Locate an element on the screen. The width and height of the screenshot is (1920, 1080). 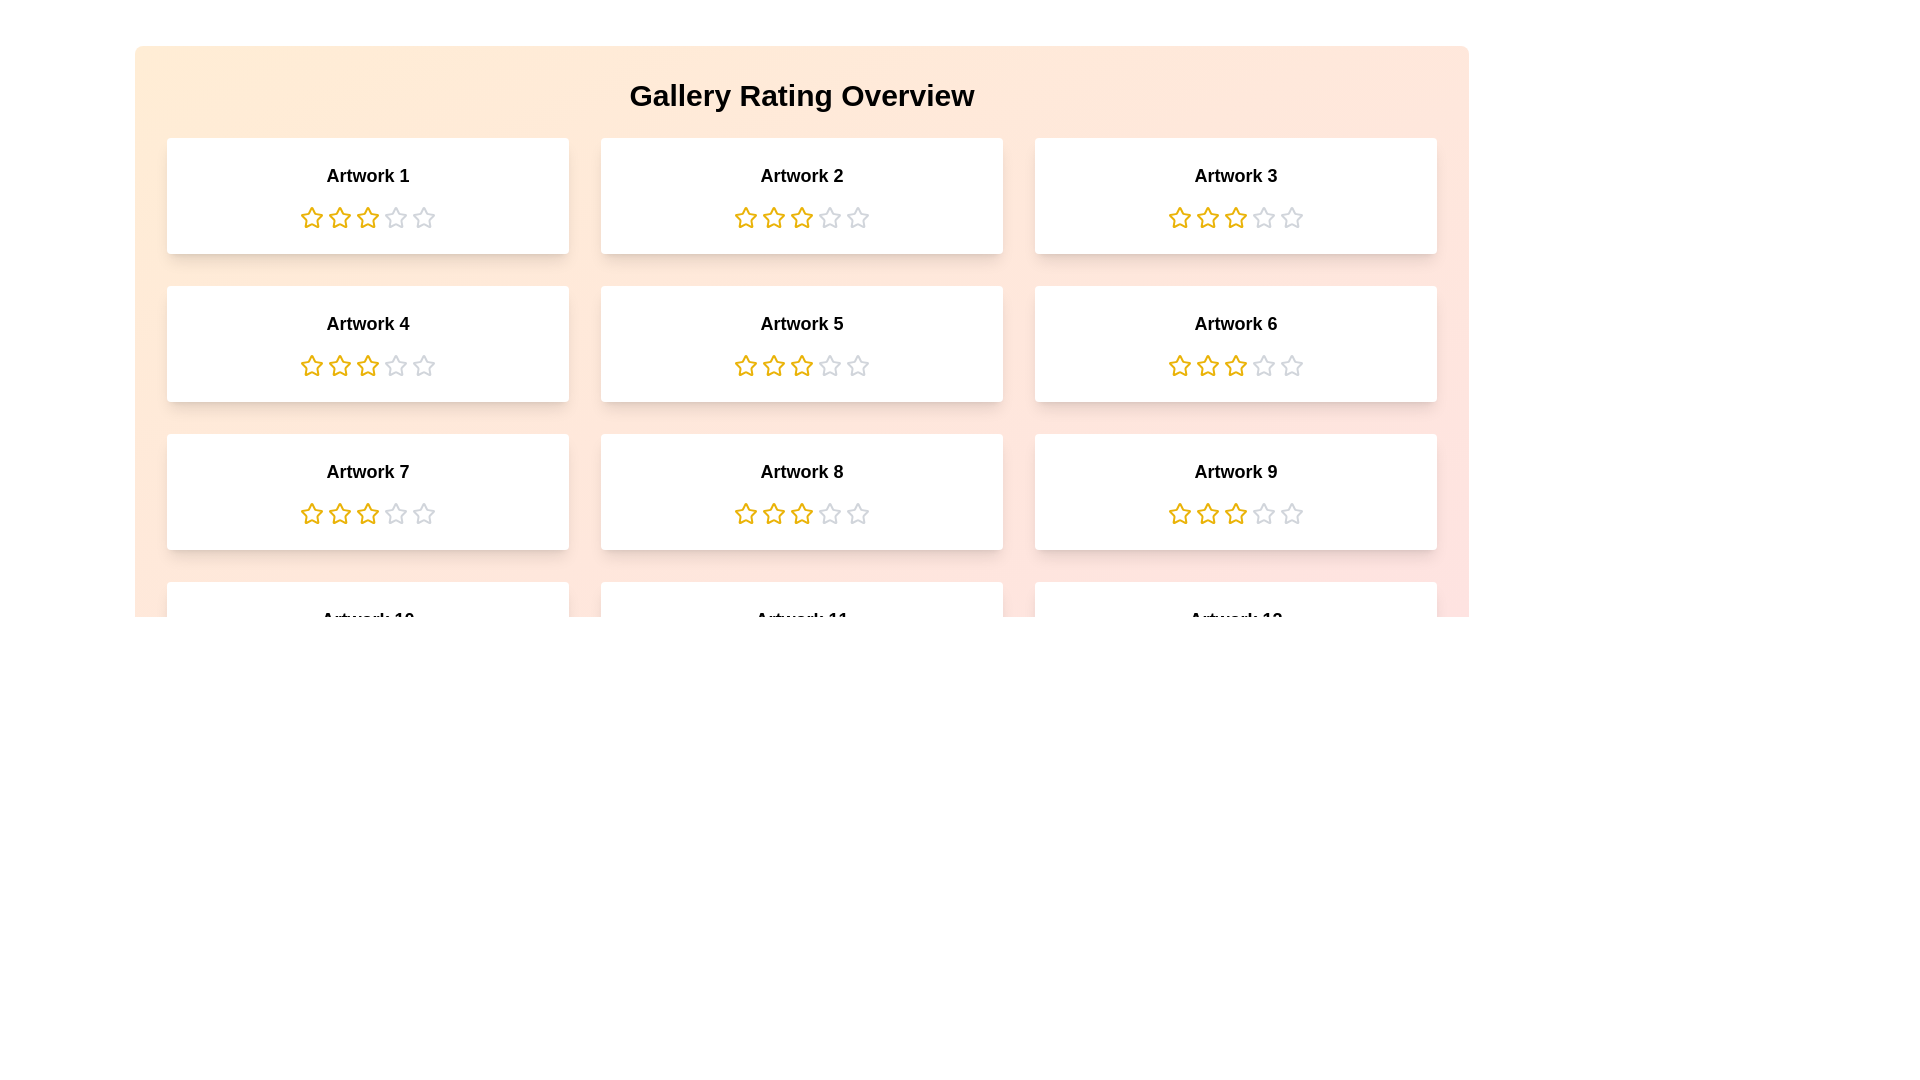
the rating of an artwork to 3 stars by clicking the corresponding star is located at coordinates (368, 218).